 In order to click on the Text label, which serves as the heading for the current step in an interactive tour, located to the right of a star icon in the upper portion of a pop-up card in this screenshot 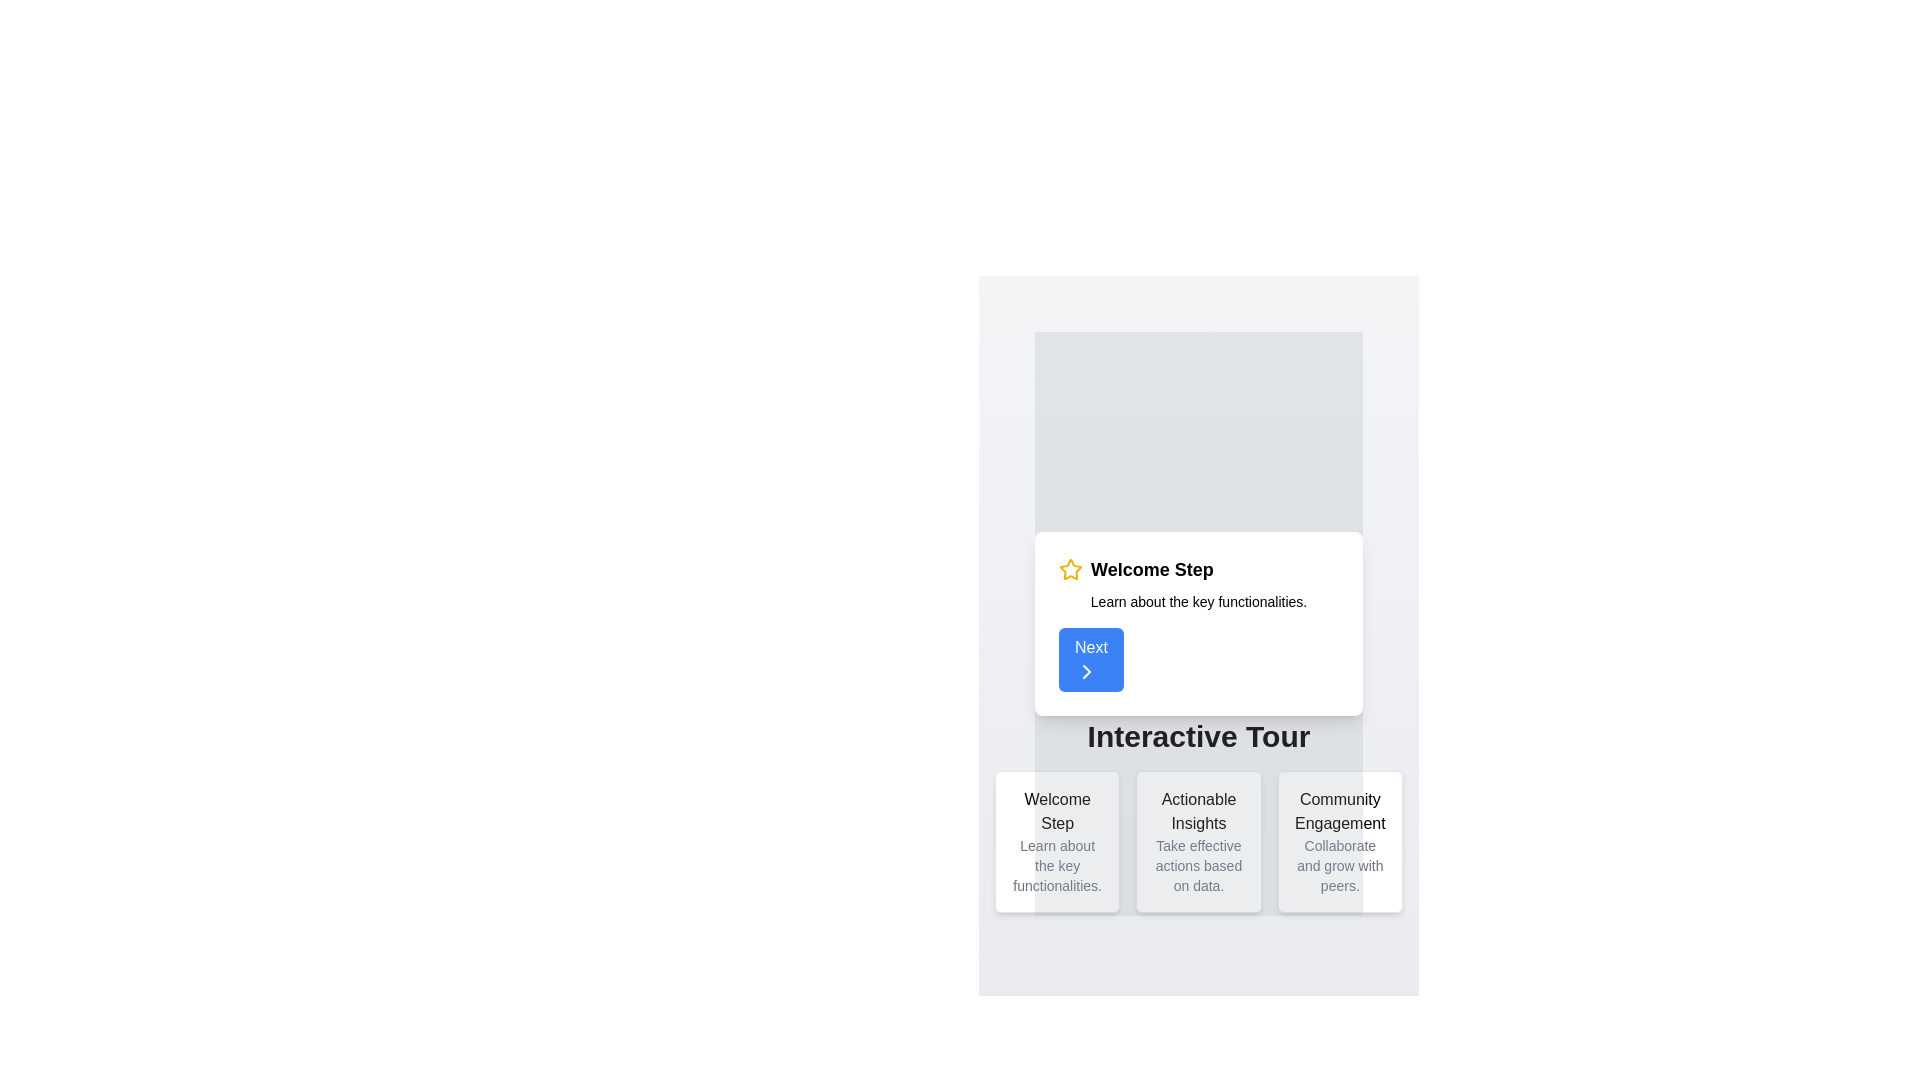, I will do `click(1152, 570)`.